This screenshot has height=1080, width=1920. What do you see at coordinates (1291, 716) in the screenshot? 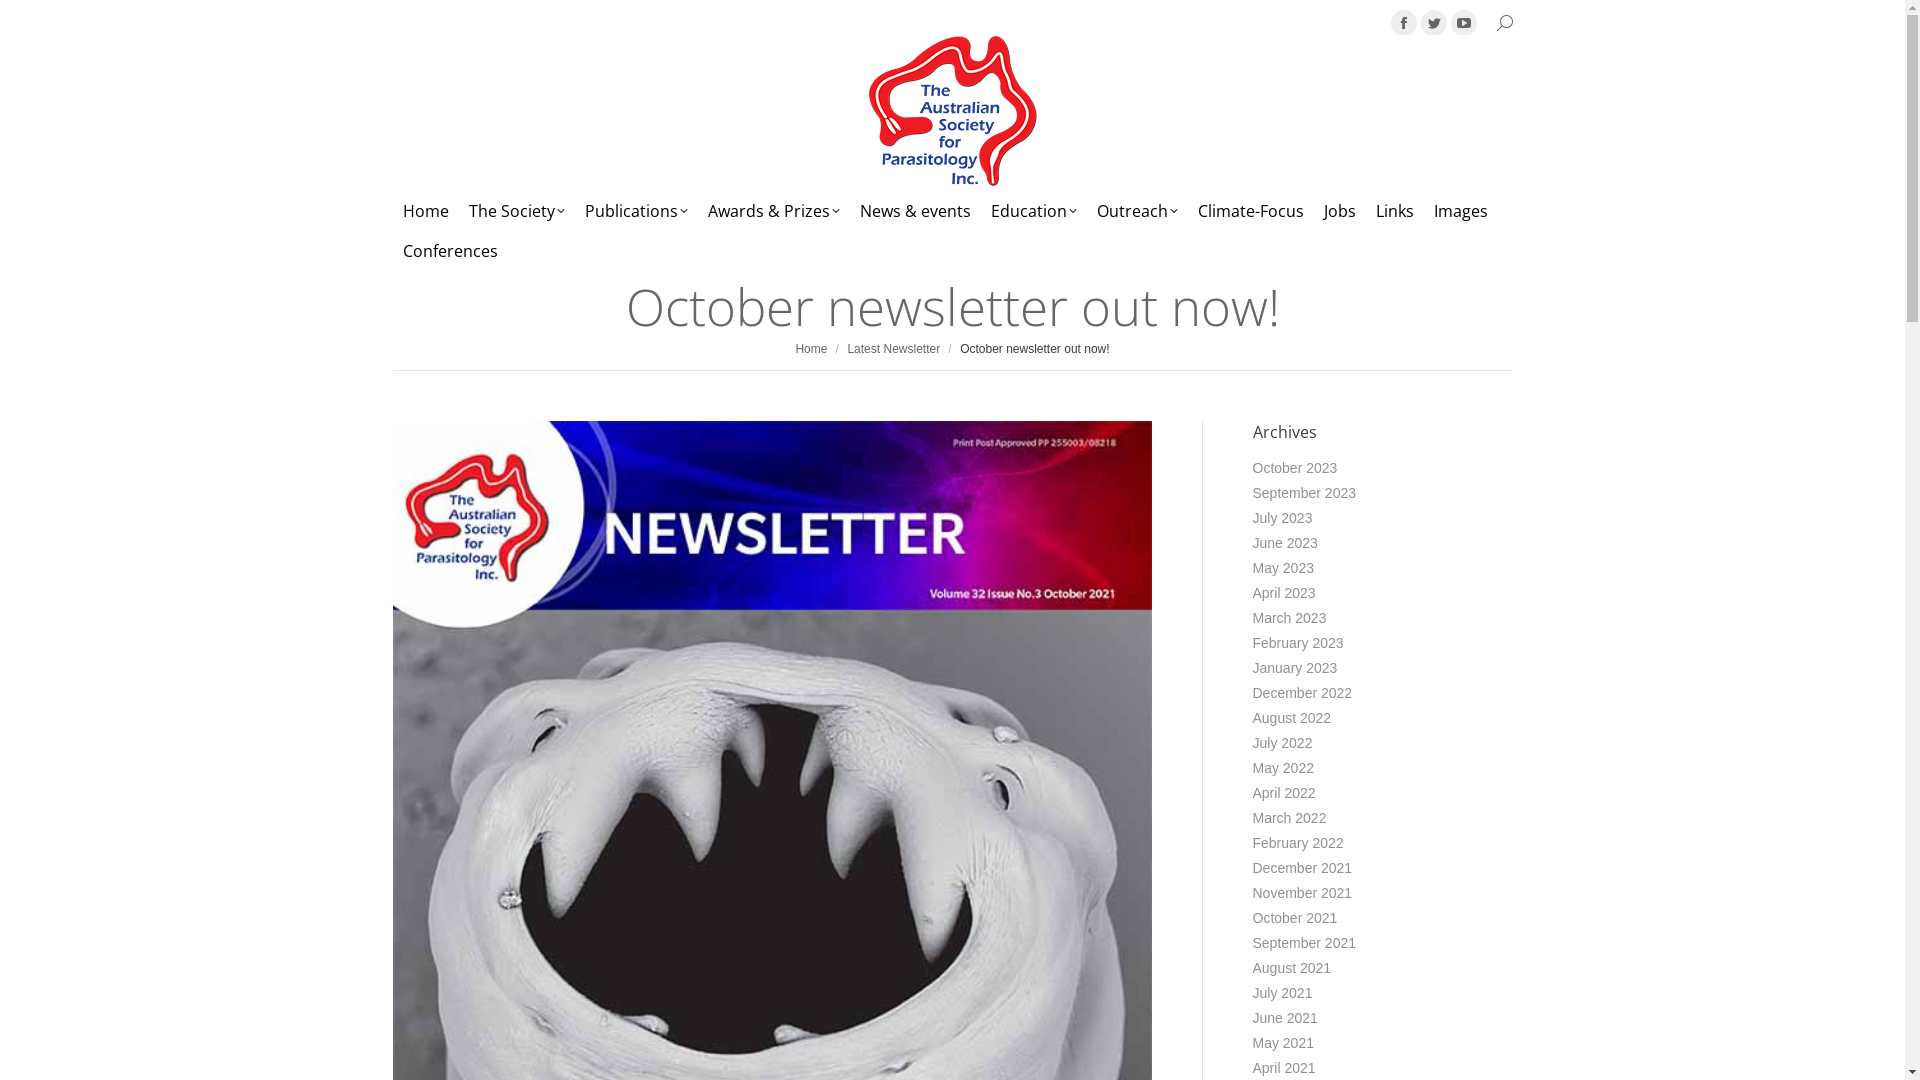
I see `'August 2022'` at bounding box center [1291, 716].